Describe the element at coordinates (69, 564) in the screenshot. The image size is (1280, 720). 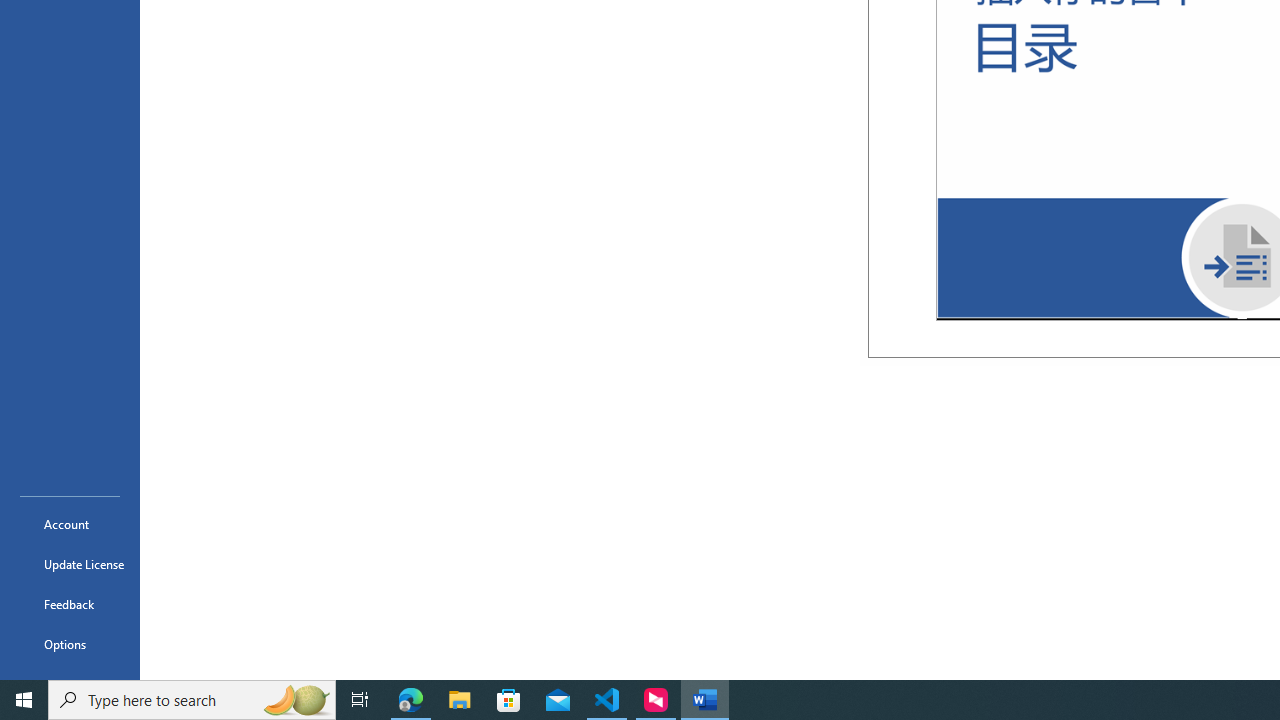
I see `'Update License'` at that location.